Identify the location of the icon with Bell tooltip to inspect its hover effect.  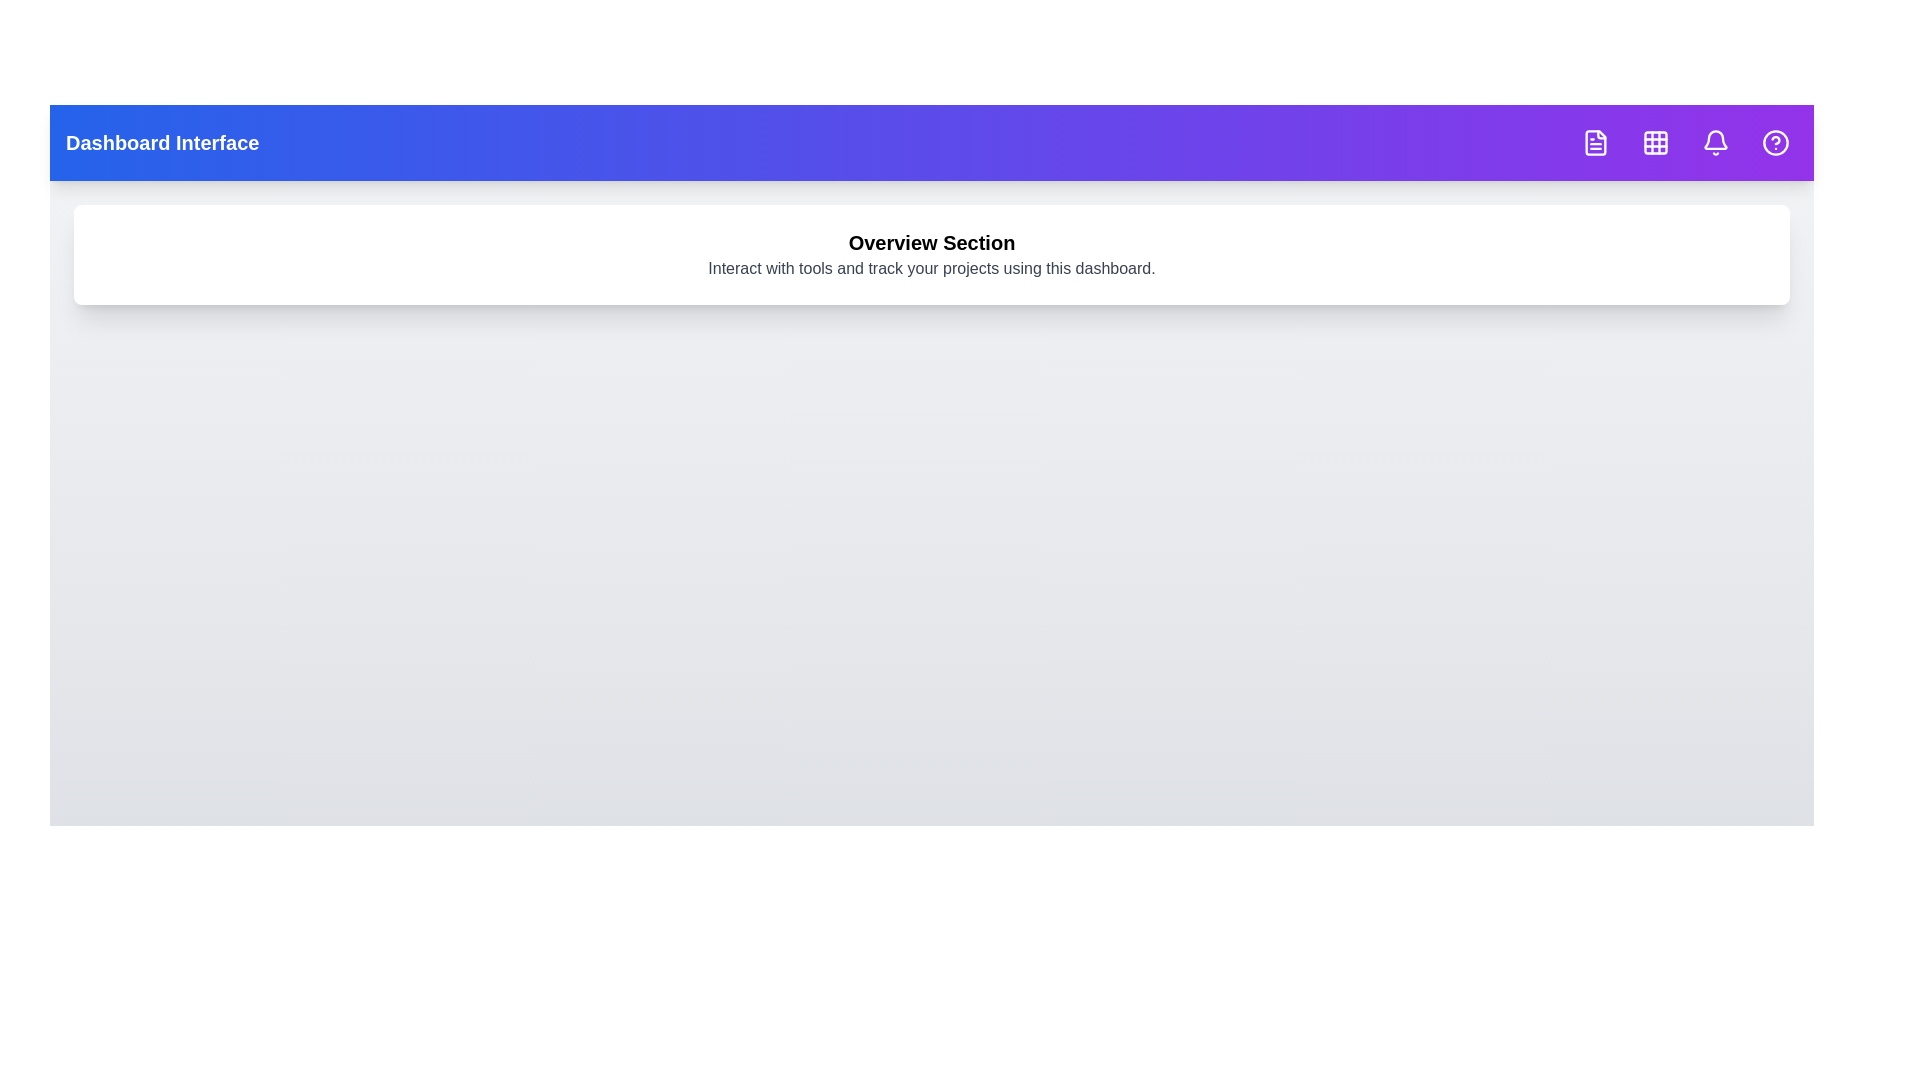
(1715, 141).